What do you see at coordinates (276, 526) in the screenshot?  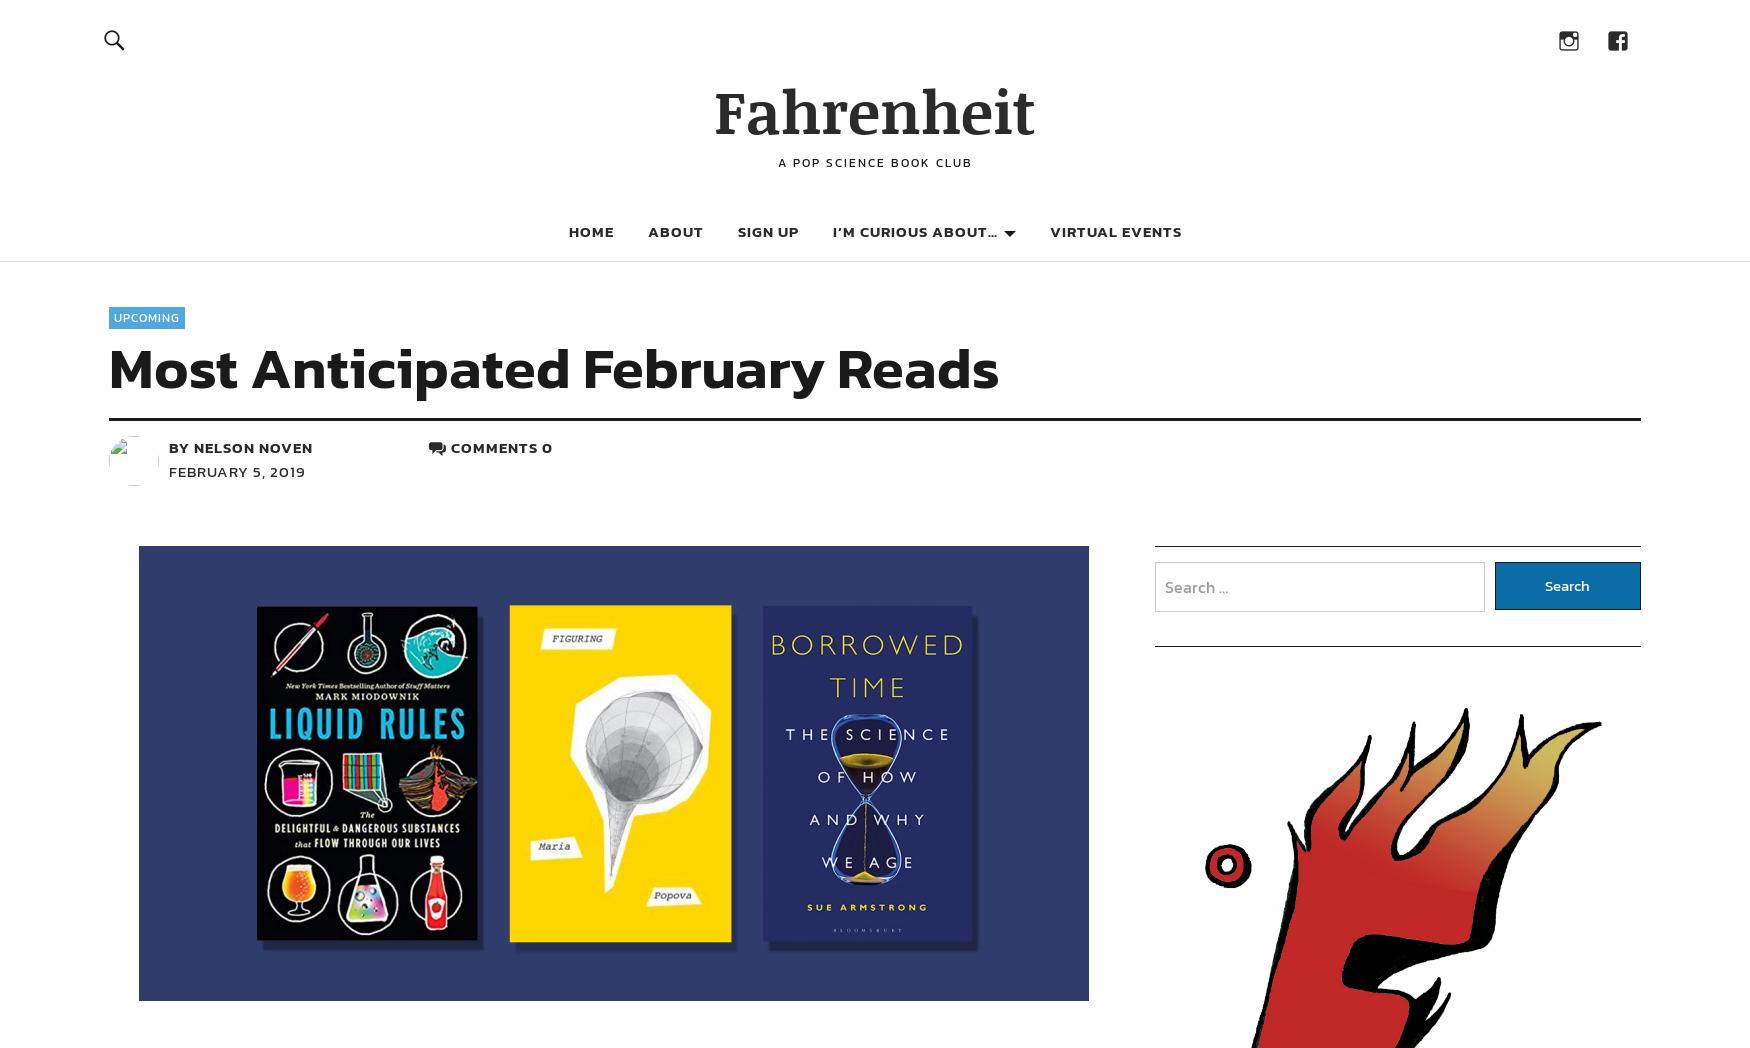 I see `'Share this:'` at bounding box center [276, 526].